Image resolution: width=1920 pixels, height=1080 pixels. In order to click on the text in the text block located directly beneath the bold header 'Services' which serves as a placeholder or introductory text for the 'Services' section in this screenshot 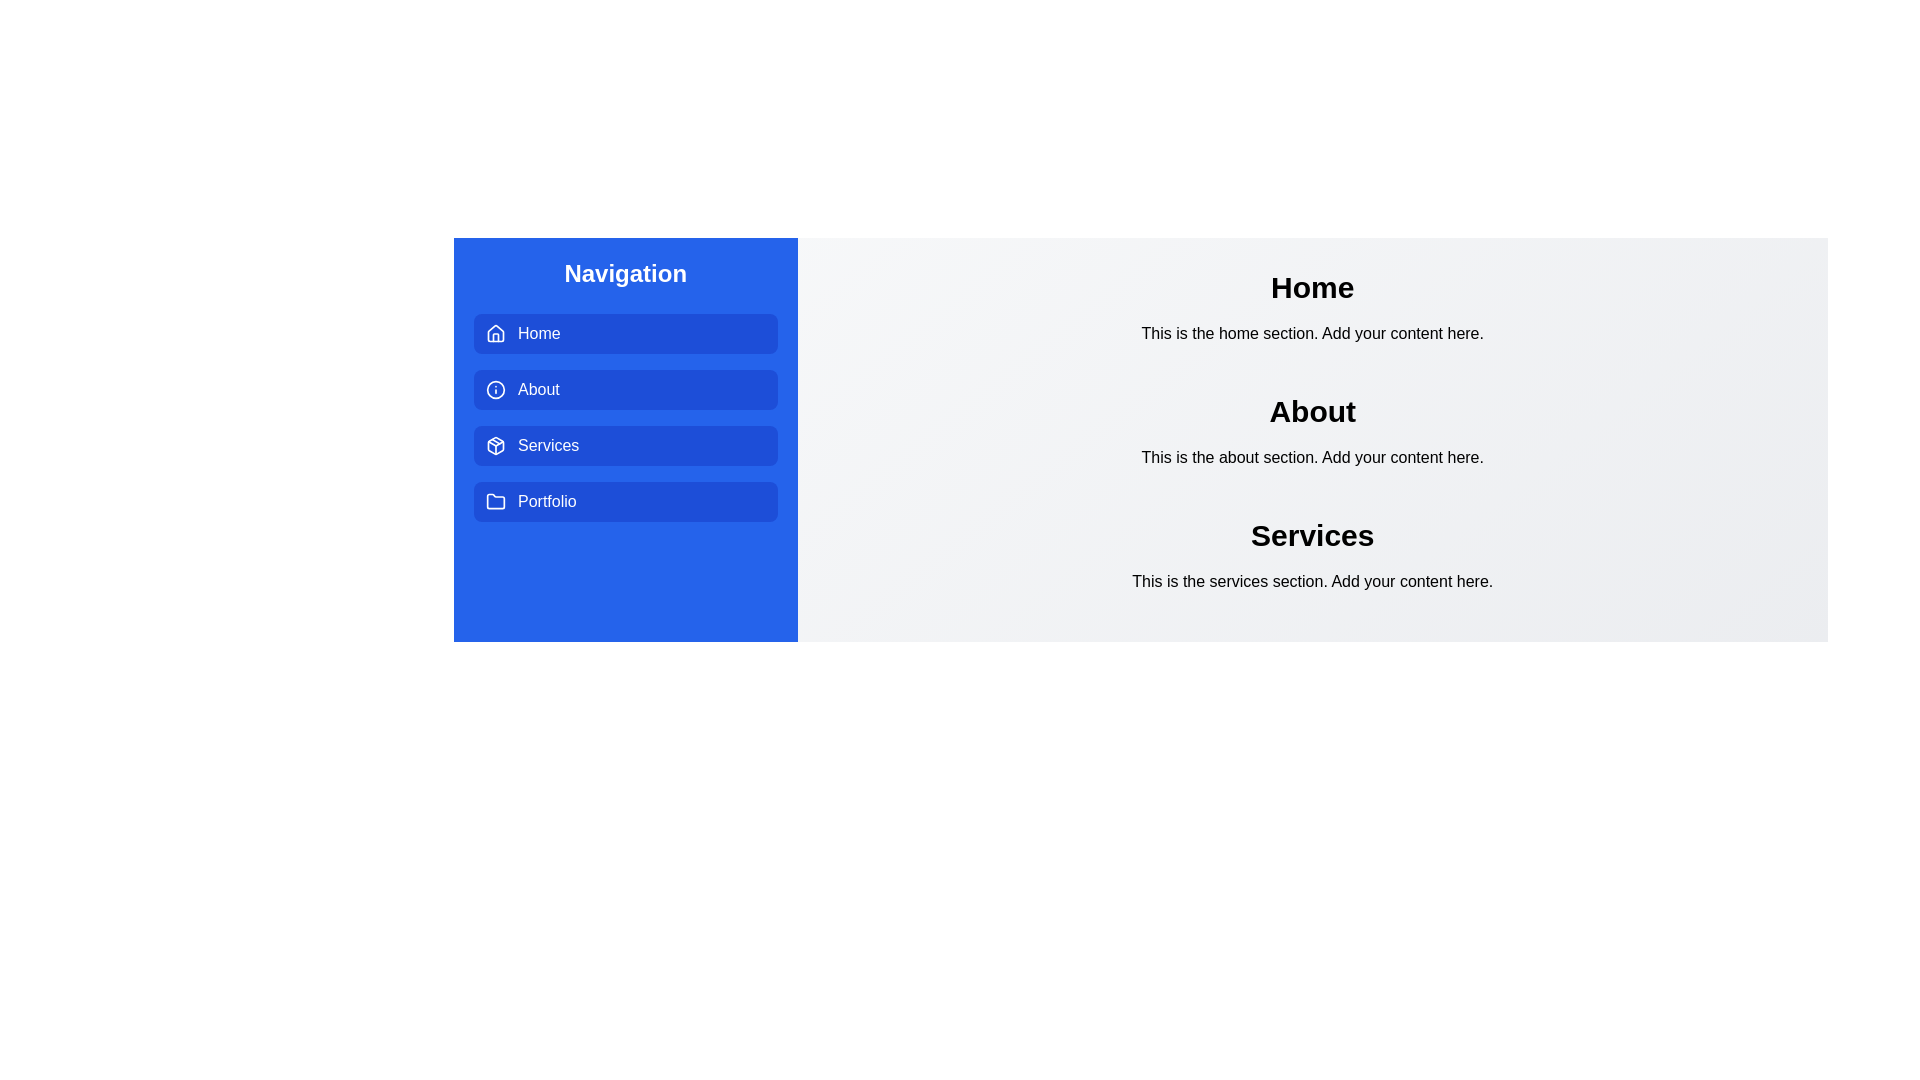, I will do `click(1312, 582)`.